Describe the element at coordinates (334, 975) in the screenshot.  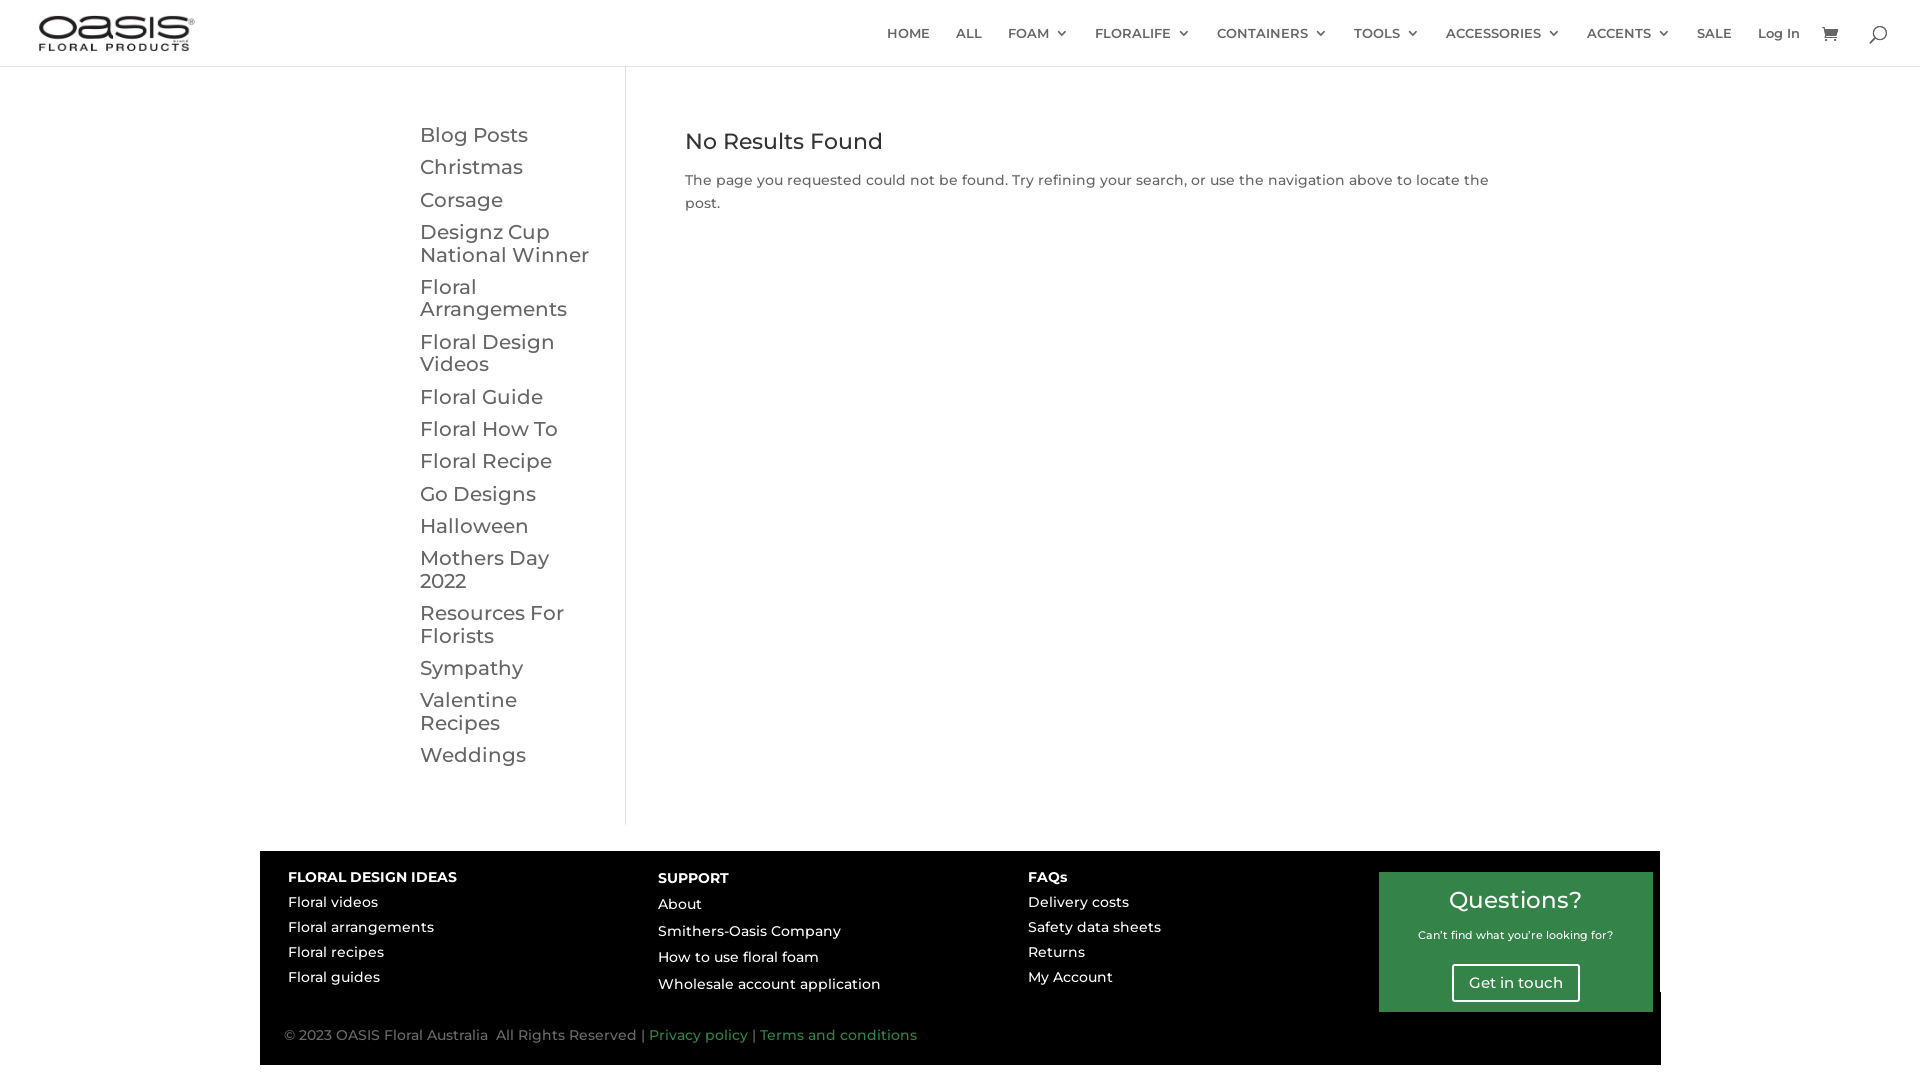
I see `'Floral guides'` at that location.